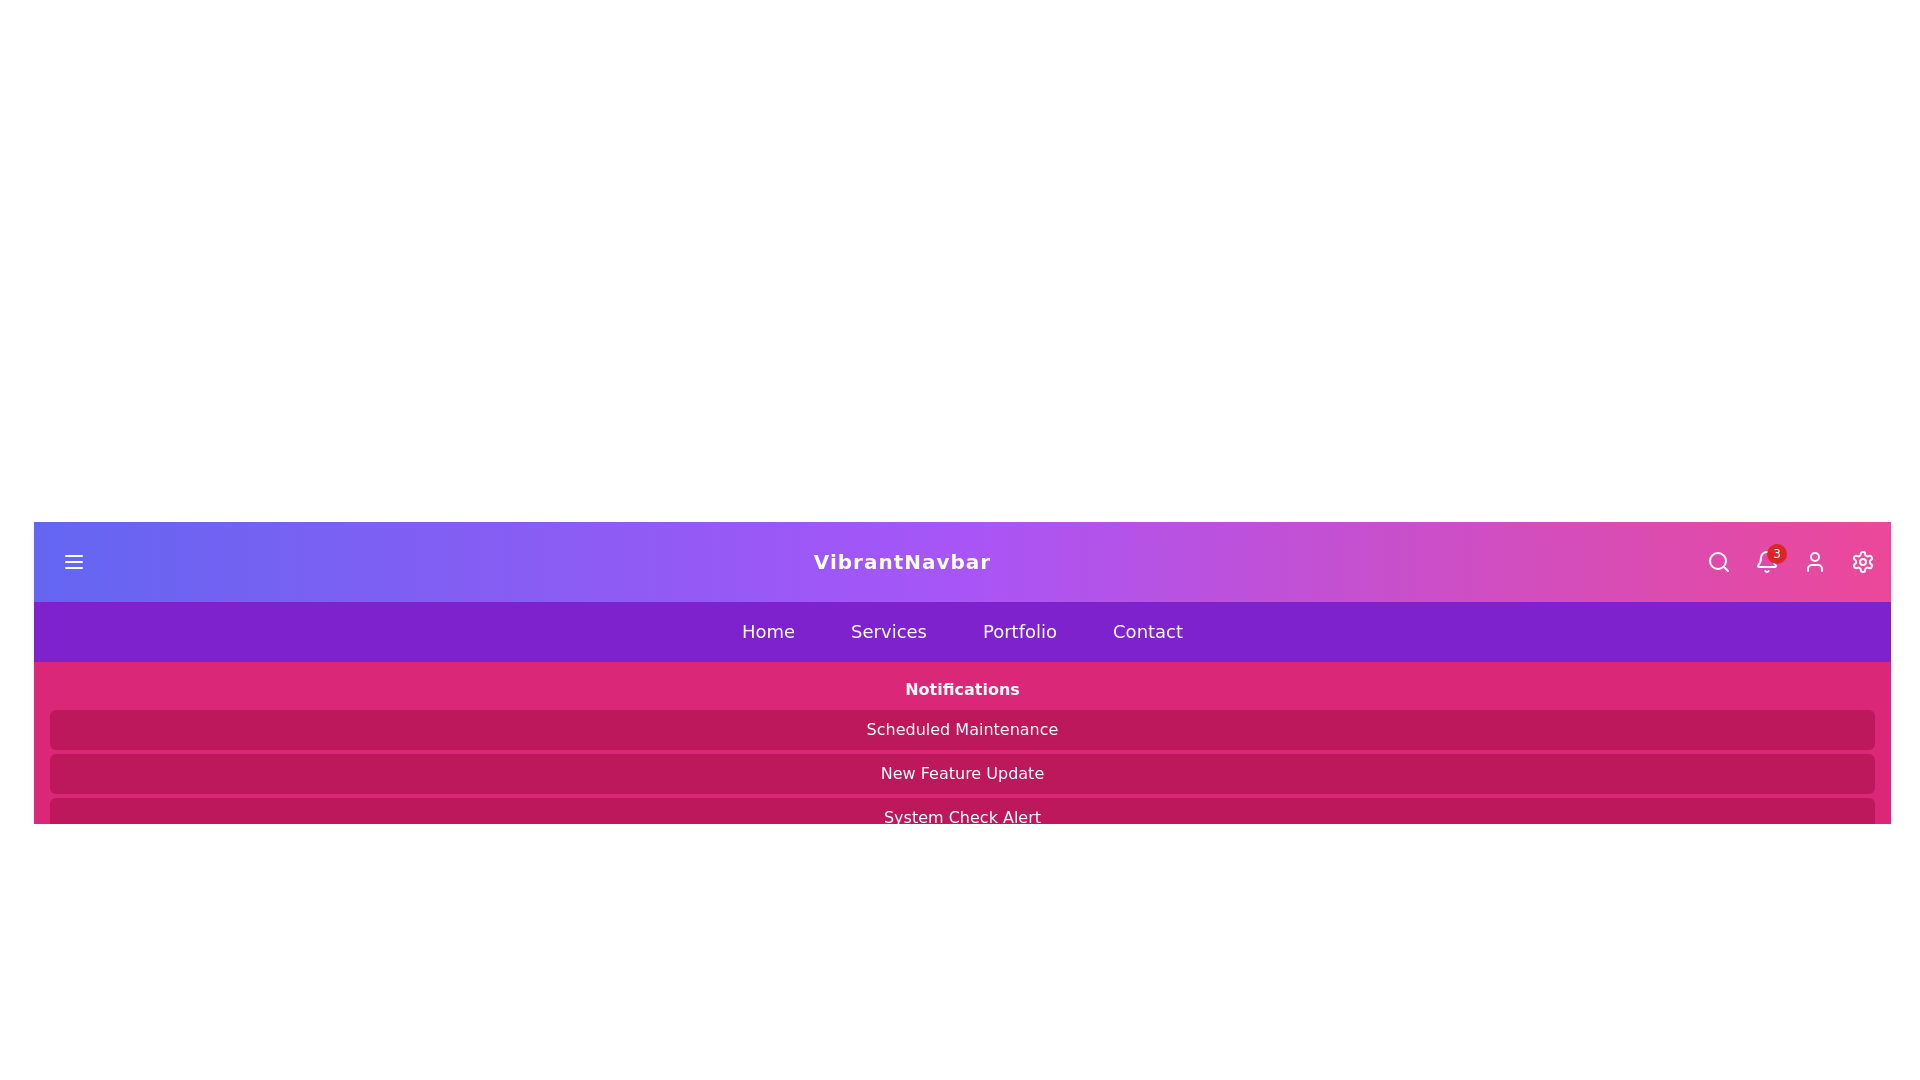 This screenshot has width=1920, height=1080. What do you see at coordinates (73, 562) in the screenshot?
I see `the toggle button located at the top-left corner of the navigation bar` at bounding box center [73, 562].